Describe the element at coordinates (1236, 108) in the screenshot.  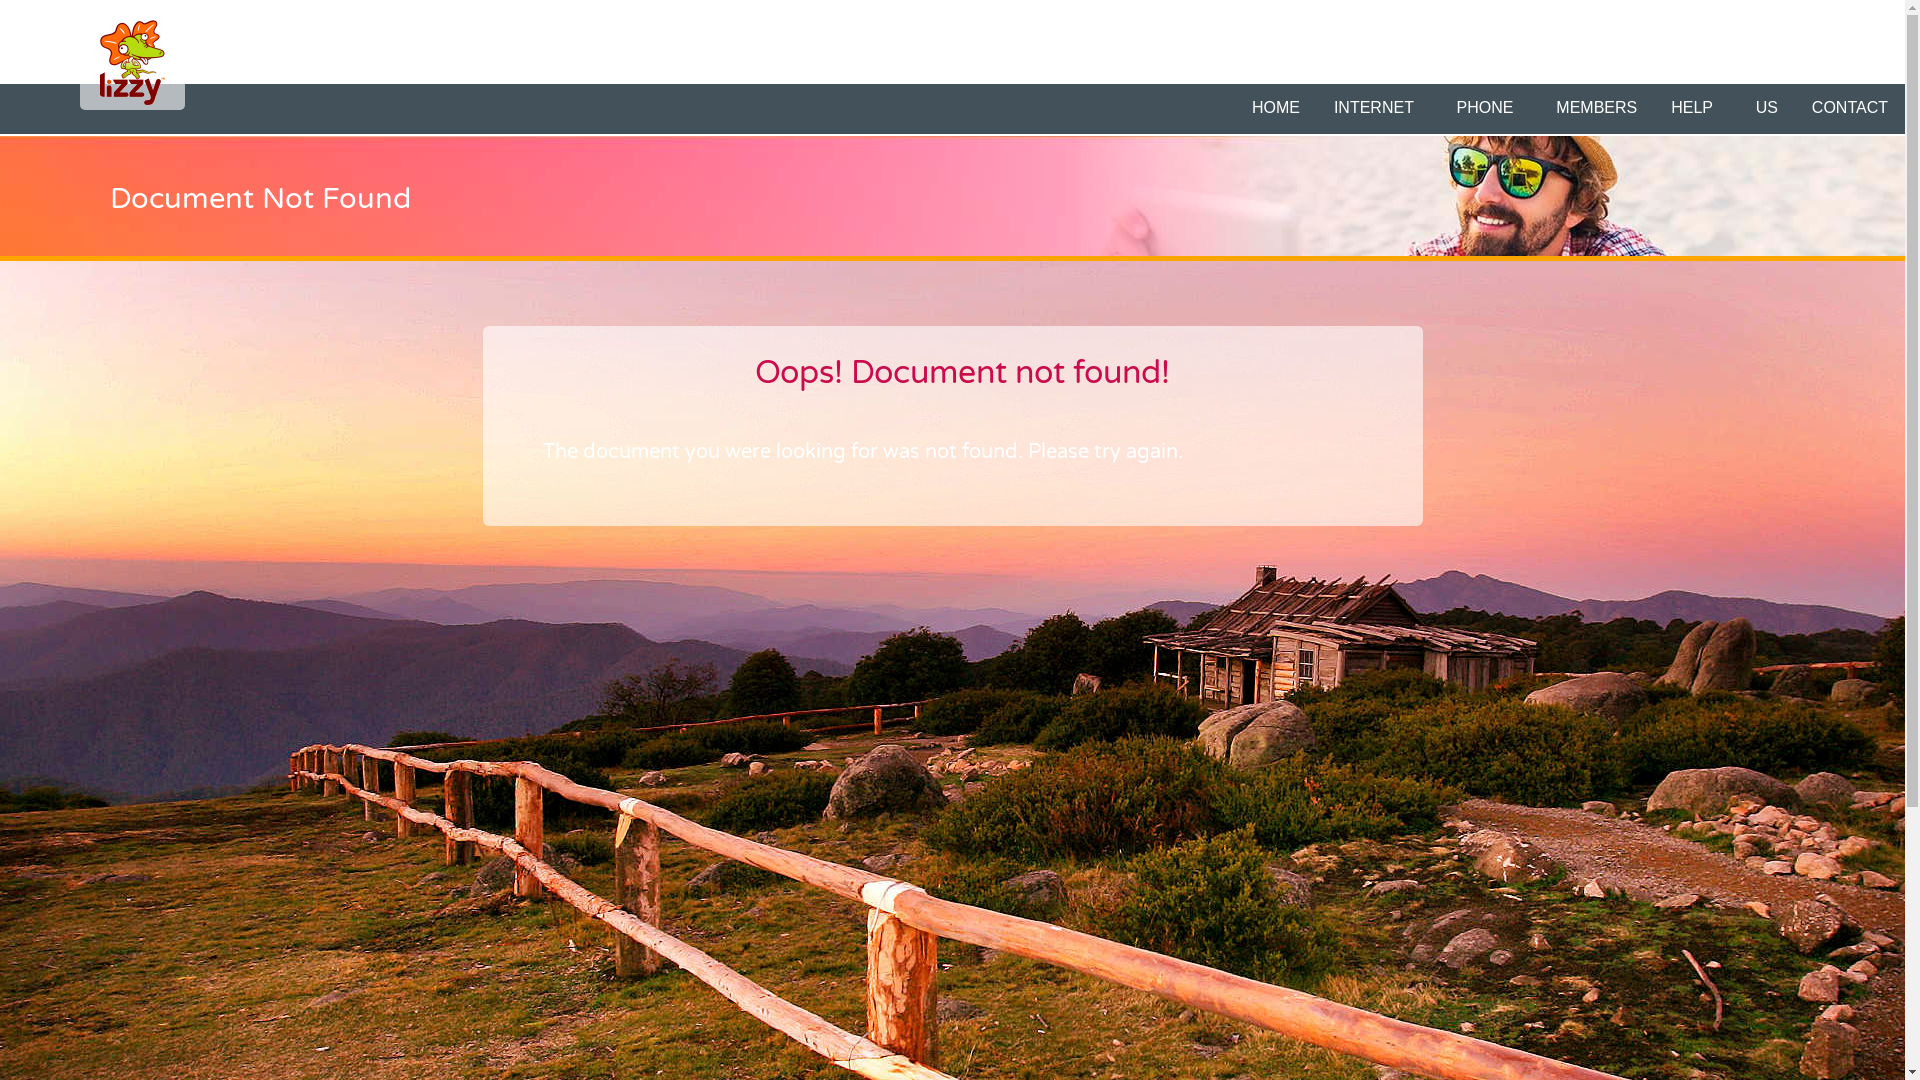
I see `'HOME'` at that location.